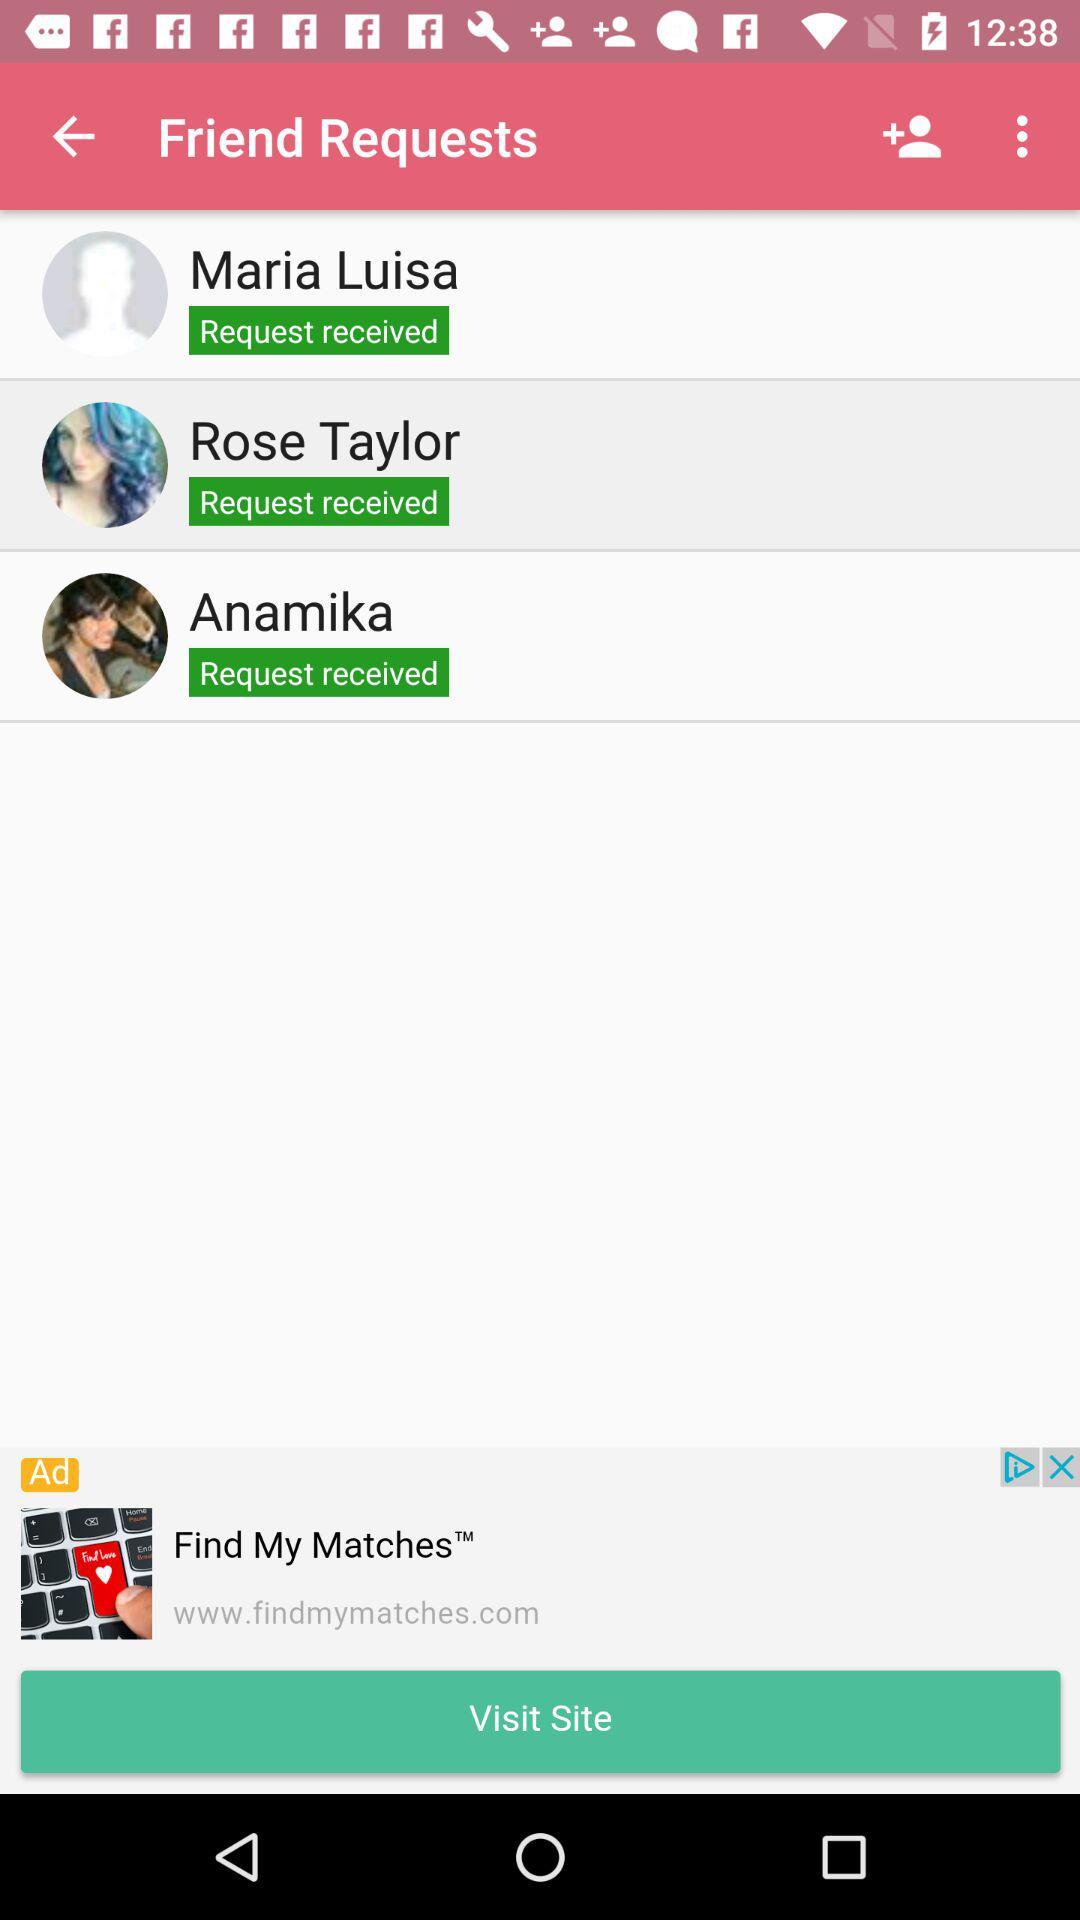 The image size is (1080, 1920). What do you see at coordinates (104, 464) in the screenshot?
I see `contact profile selection` at bounding box center [104, 464].